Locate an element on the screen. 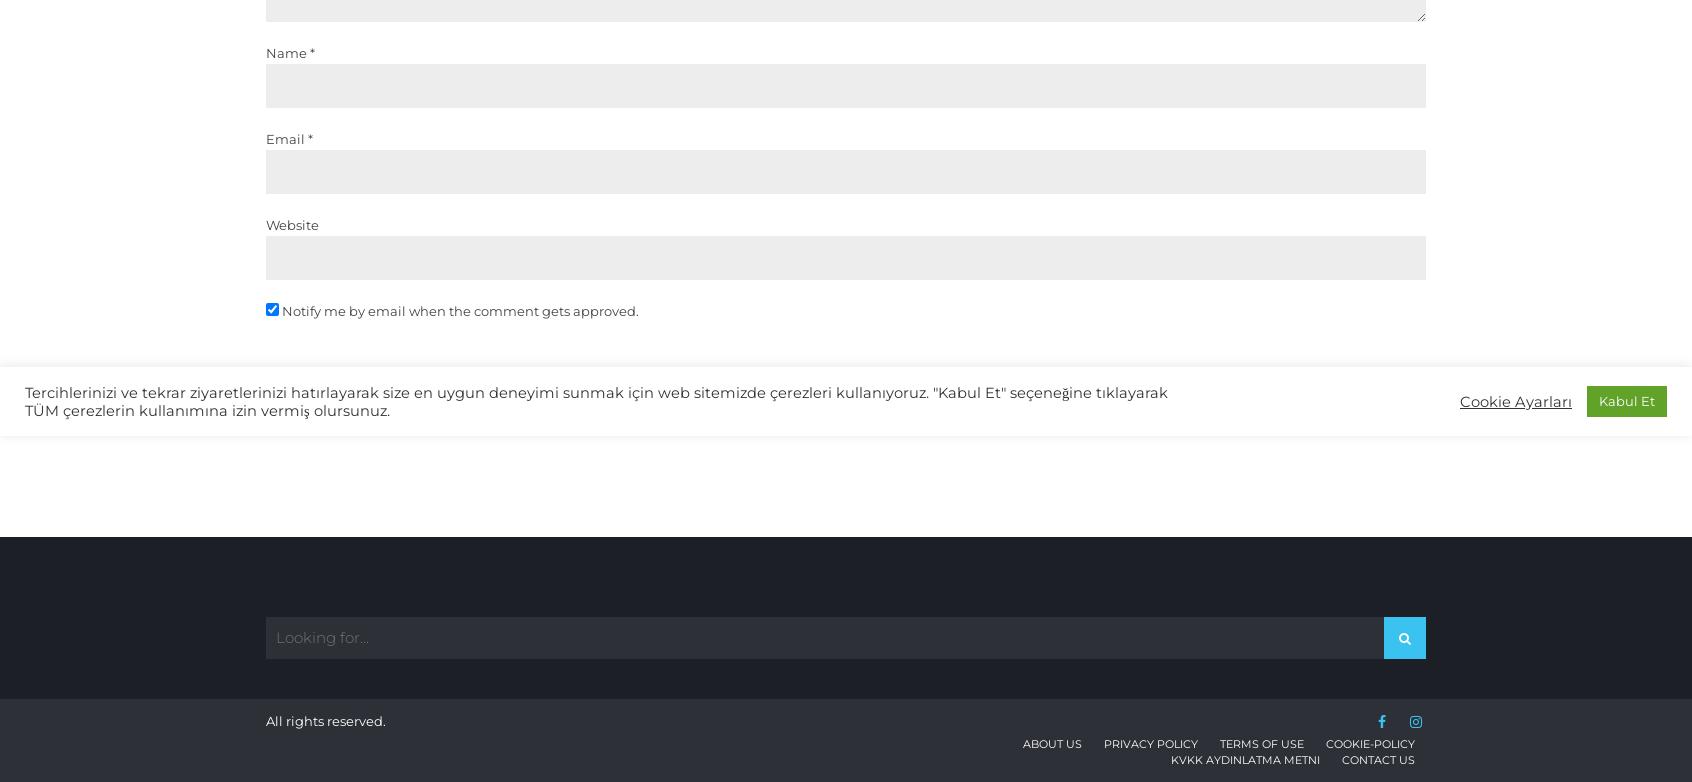  'Post Comment' is located at coordinates (359, 387).